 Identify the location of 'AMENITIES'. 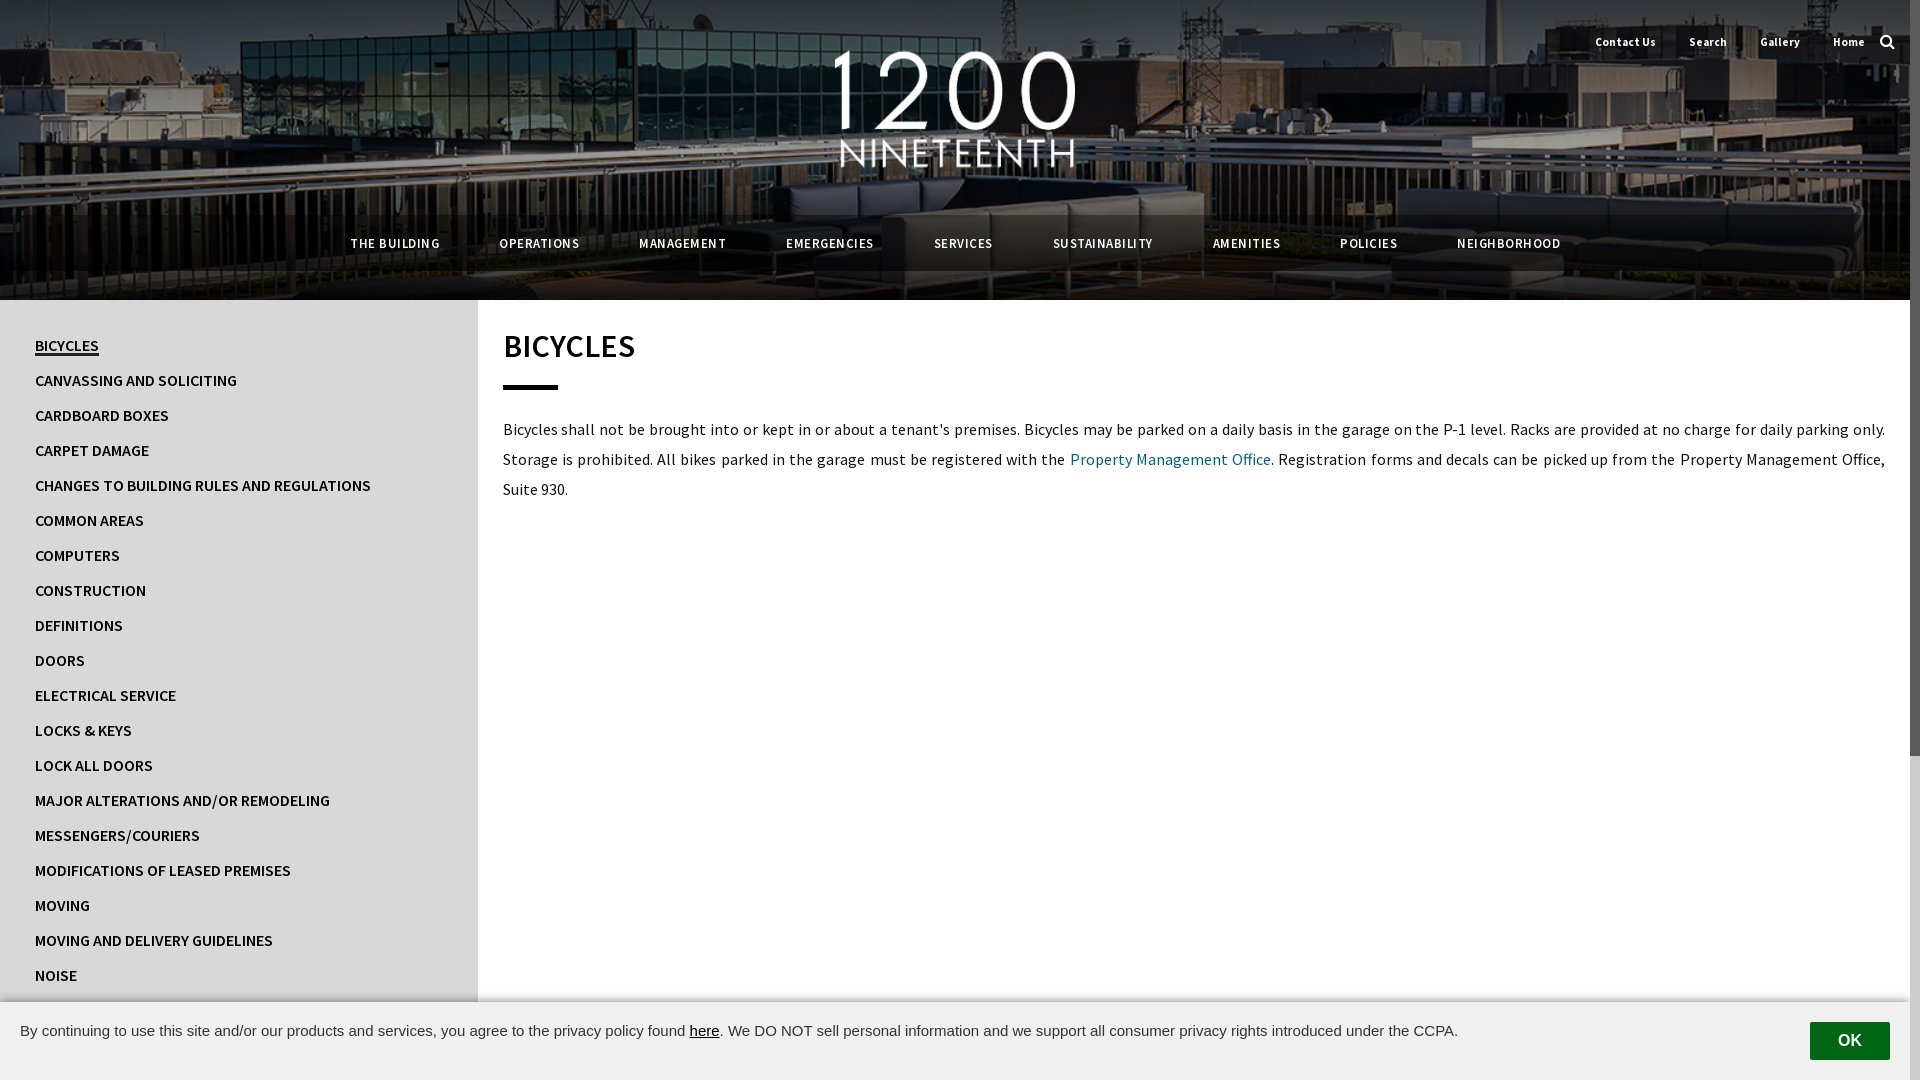
(1210, 242).